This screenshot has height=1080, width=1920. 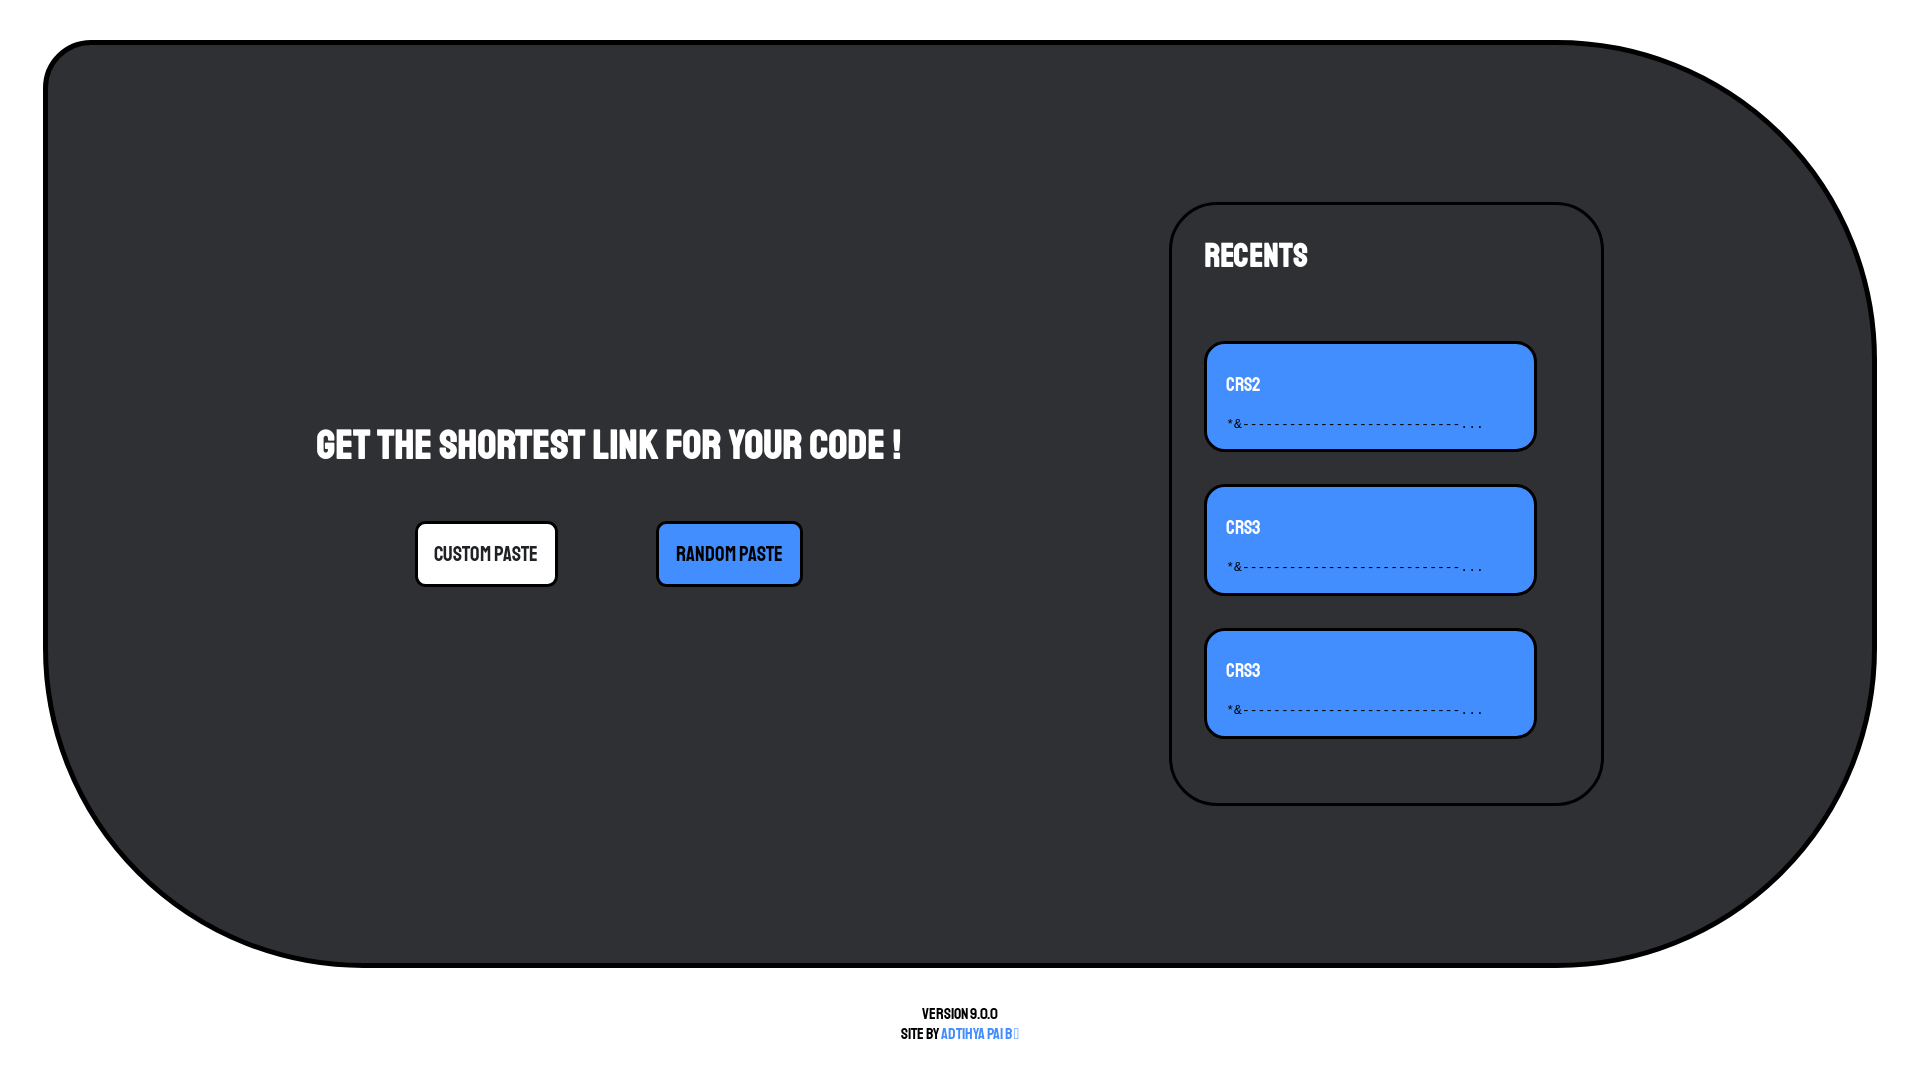 What do you see at coordinates (486, 553) in the screenshot?
I see `'Custom paste'` at bounding box center [486, 553].